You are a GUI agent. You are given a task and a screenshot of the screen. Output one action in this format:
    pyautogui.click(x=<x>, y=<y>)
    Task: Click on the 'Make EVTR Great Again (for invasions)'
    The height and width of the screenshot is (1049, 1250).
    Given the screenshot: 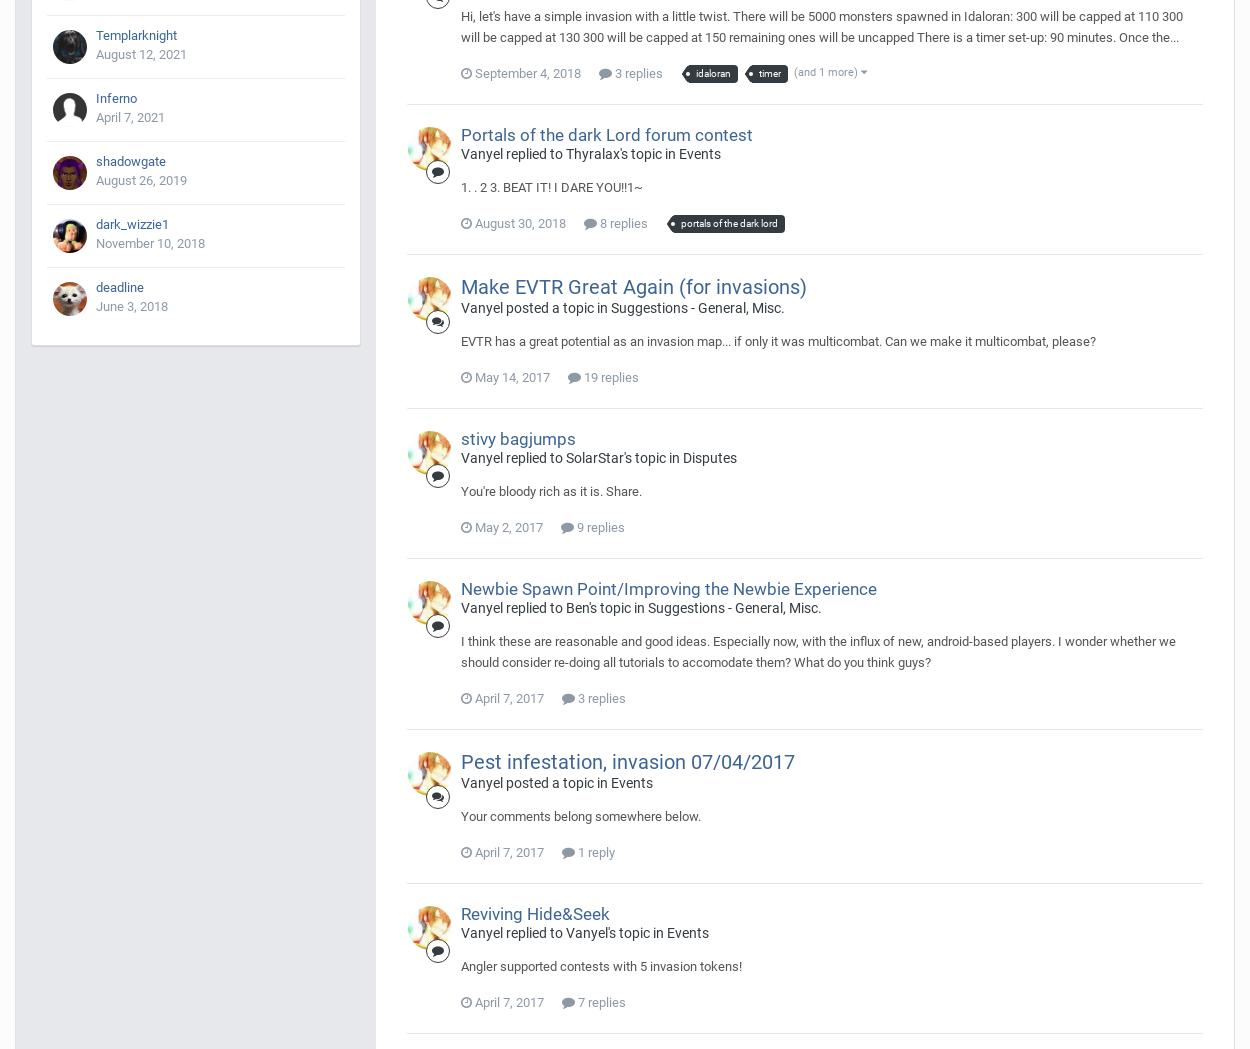 What is the action you would take?
    pyautogui.click(x=460, y=285)
    